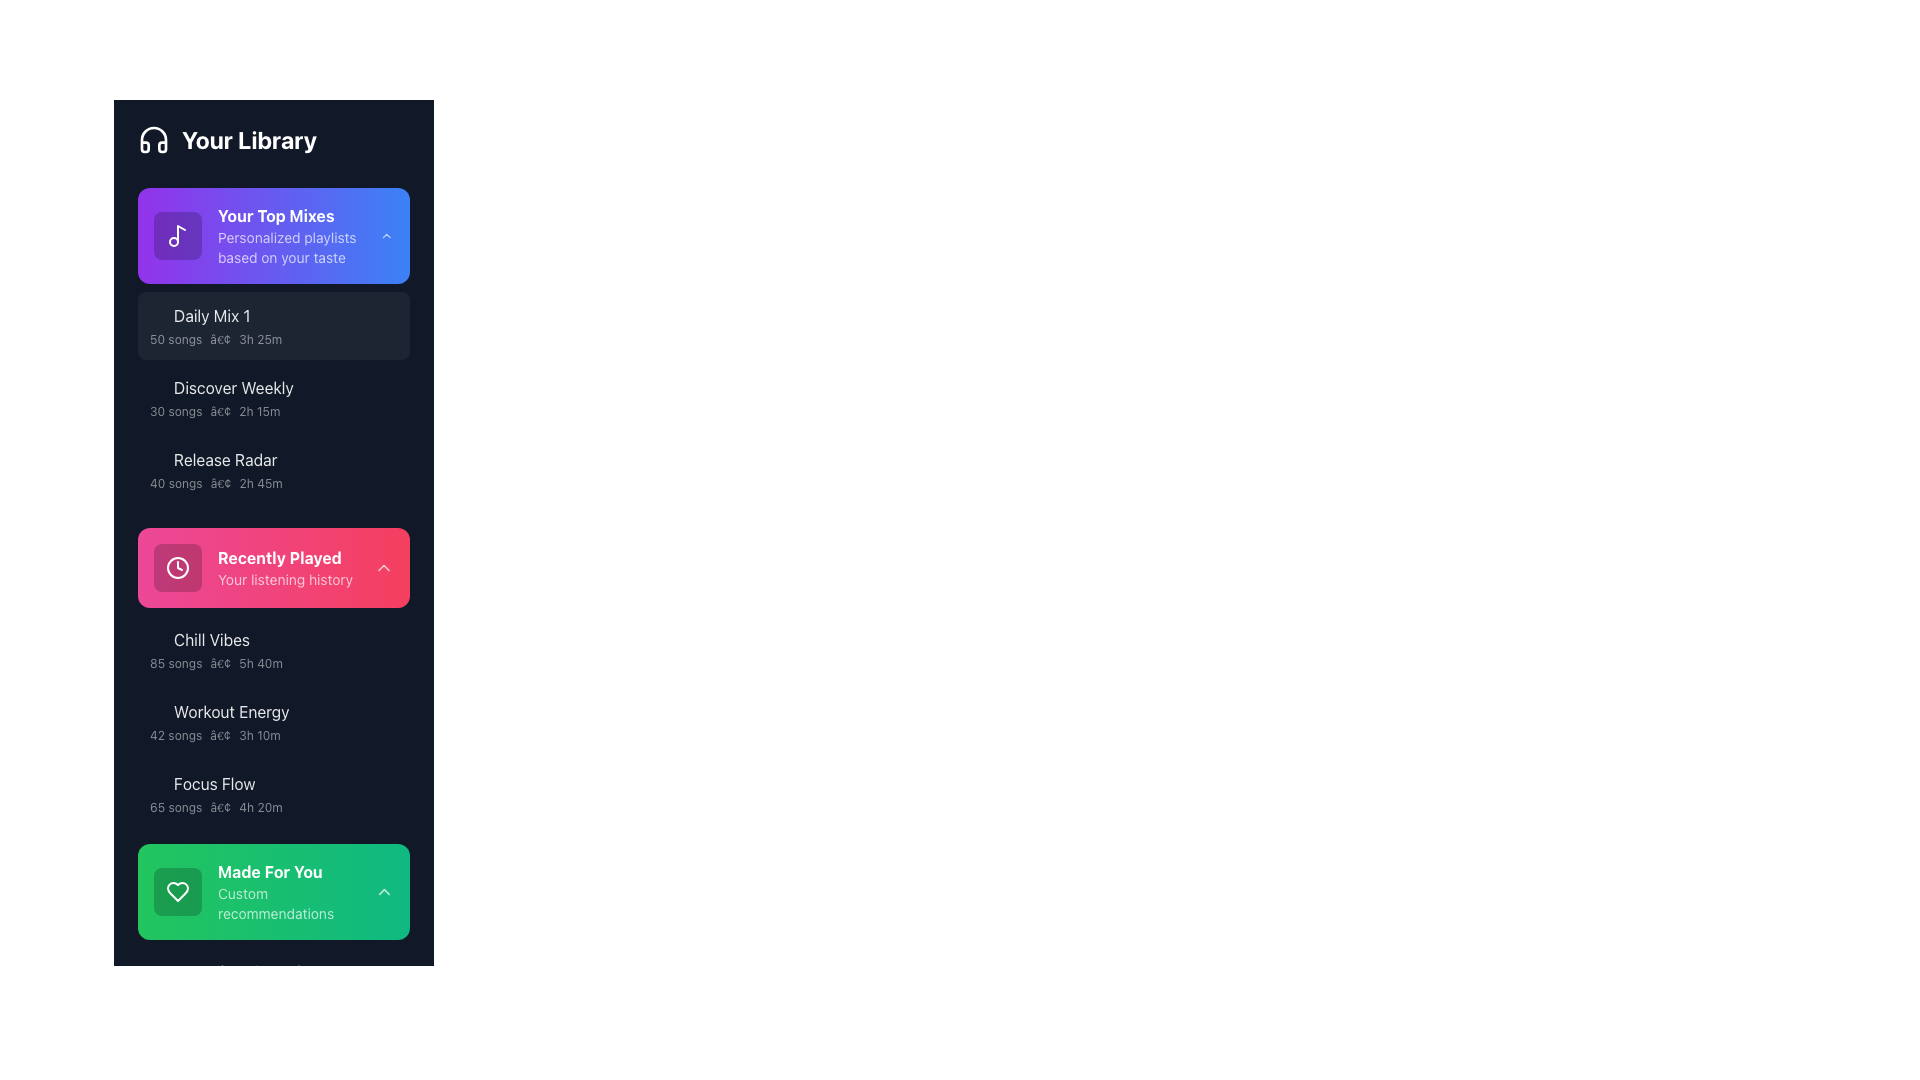 The width and height of the screenshot is (1920, 1080). I want to click on the expandable/collapsible icon located in the bottom-right corner of the 'Made For You' section, adjacent to the 'Made For You' title and subtitle, so click(384, 890).